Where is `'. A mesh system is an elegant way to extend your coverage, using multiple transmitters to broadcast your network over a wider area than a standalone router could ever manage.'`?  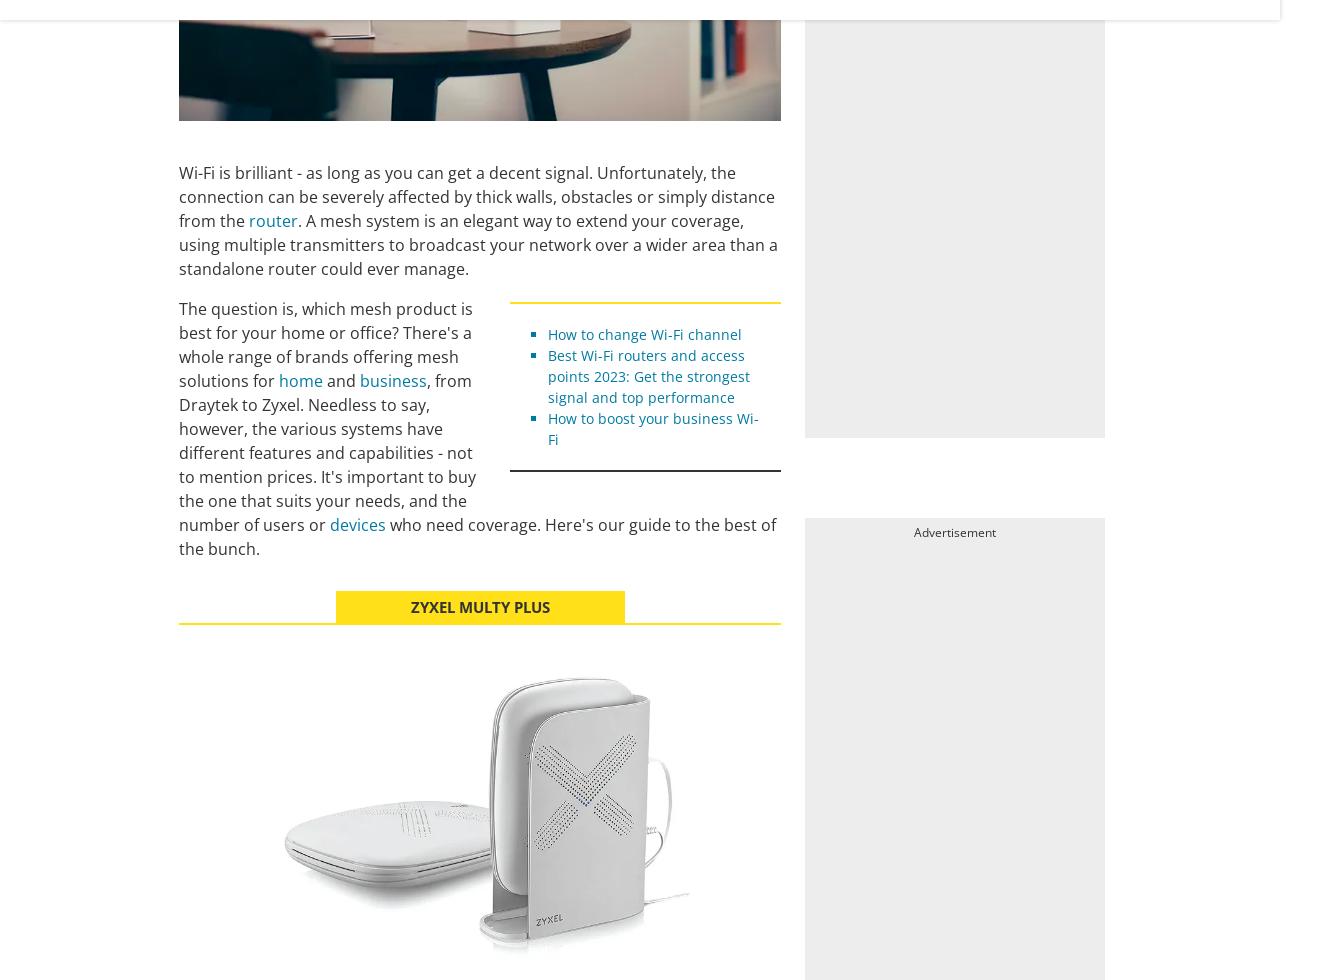 '. A mesh system is an elegant way to extend your coverage, using multiple transmitters to broadcast your network over a wider area than a standalone router could ever manage.' is located at coordinates (477, 245).